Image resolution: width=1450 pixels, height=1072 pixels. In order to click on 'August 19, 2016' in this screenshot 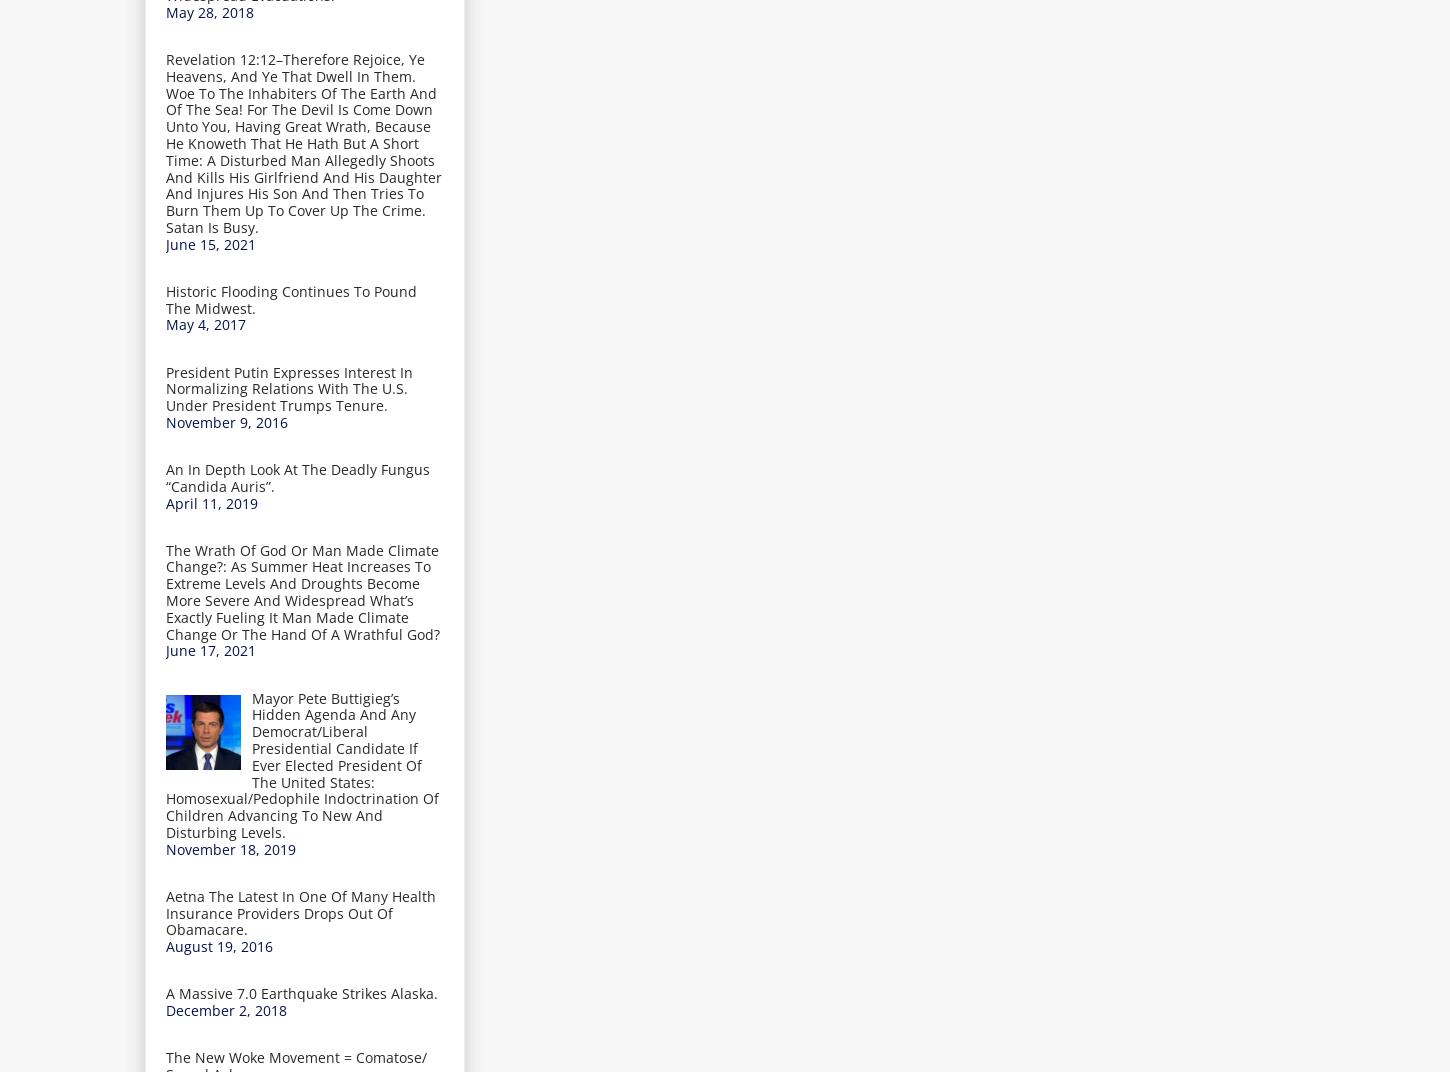, I will do `click(218, 945)`.